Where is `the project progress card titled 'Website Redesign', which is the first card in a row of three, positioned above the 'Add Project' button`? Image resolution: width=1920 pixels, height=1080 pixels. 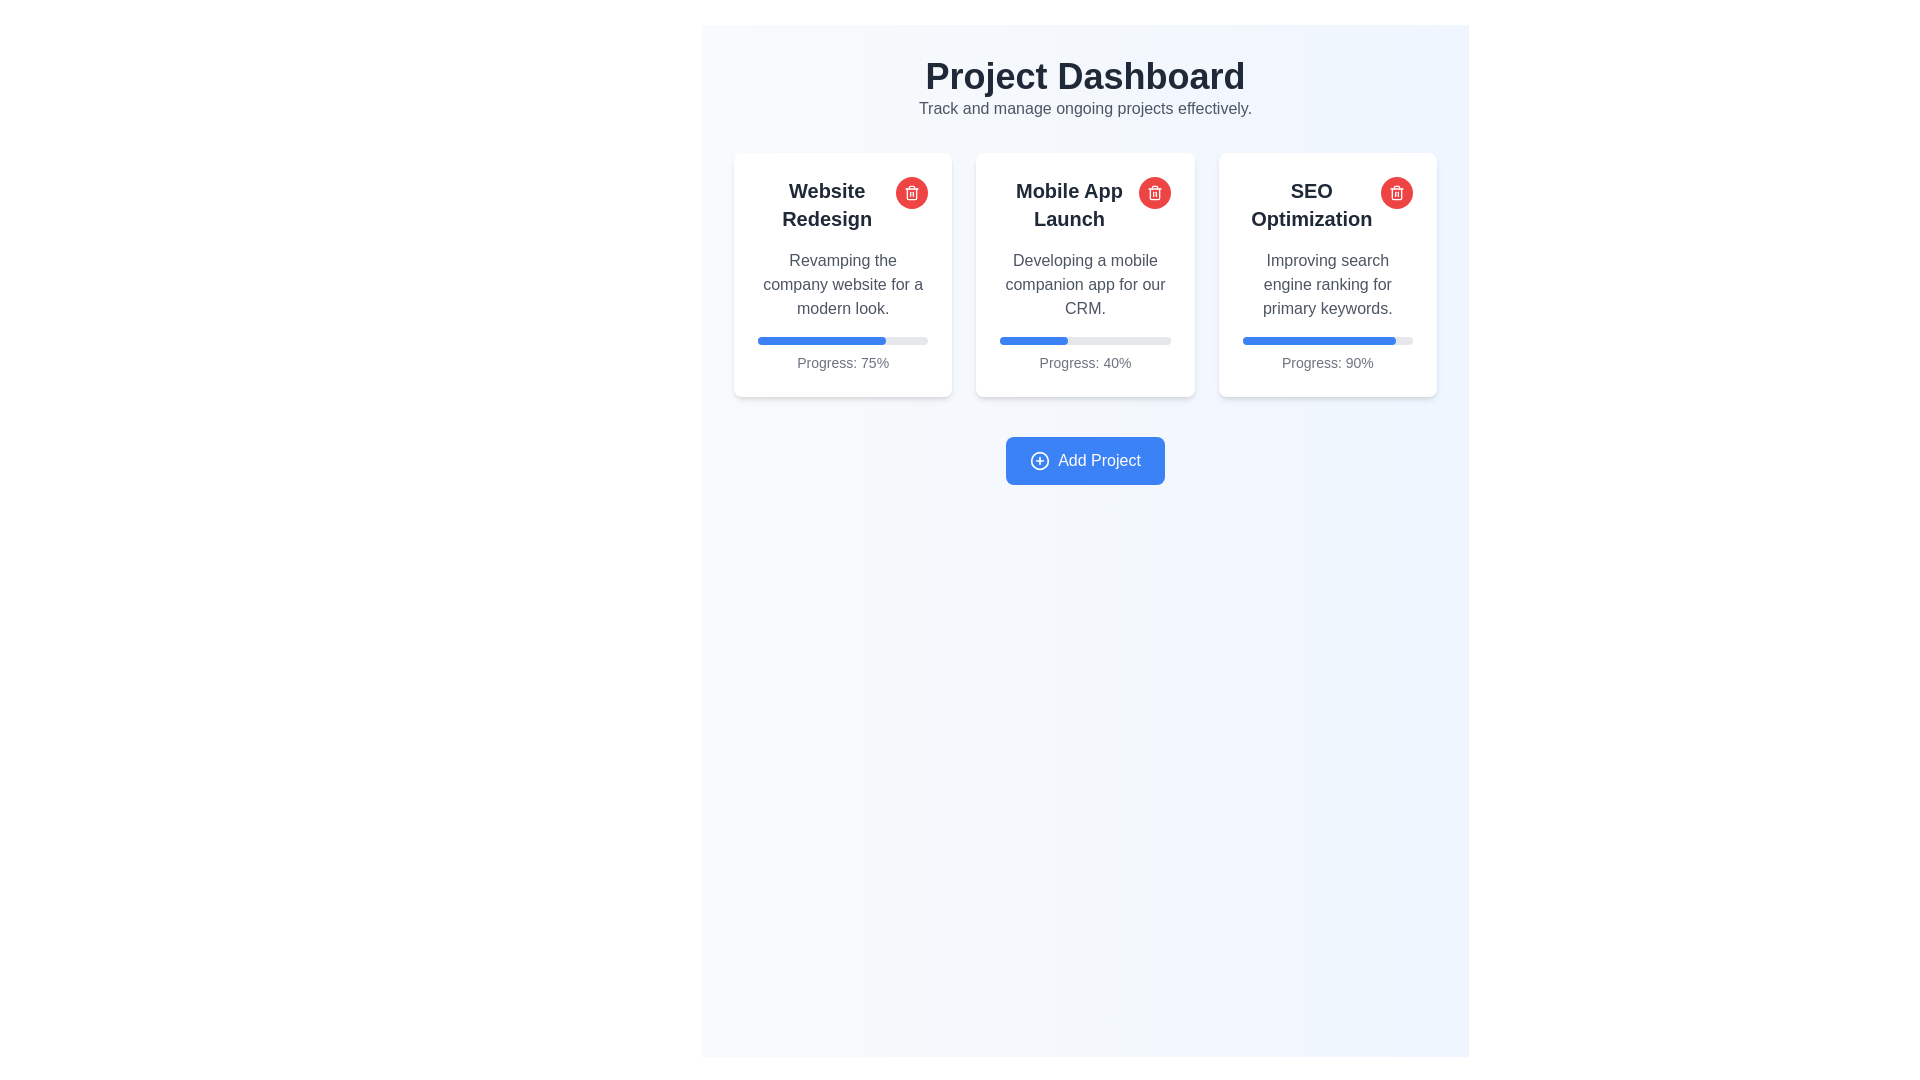
the project progress card titled 'Website Redesign', which is the first card in a row of three, positioned above the 'Add Project' button is located at coordinates (843, 274).